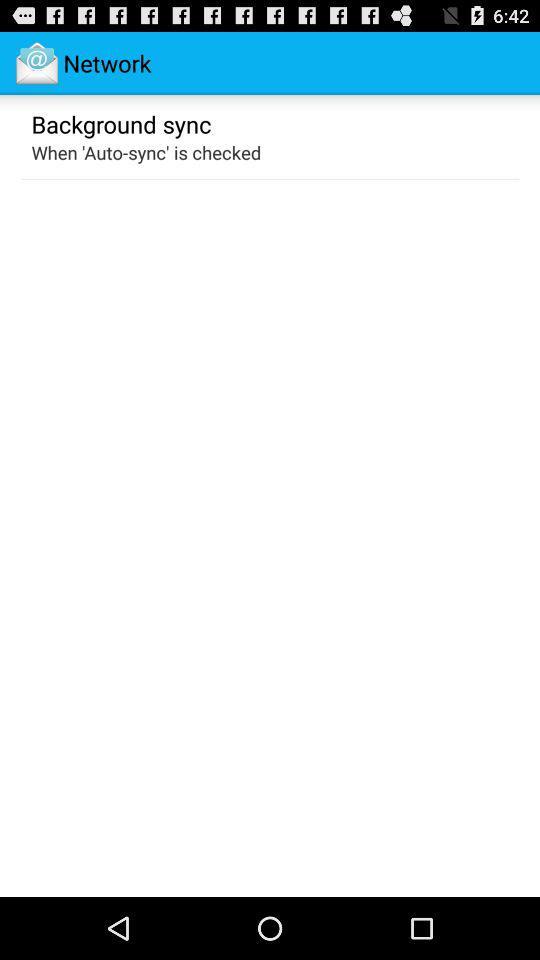 Image resolution: width=540 pixels, height=960 pixels. Describe the element at coordinates (145, 151) in the screenshot. I see `when auto sync icon` at that location.